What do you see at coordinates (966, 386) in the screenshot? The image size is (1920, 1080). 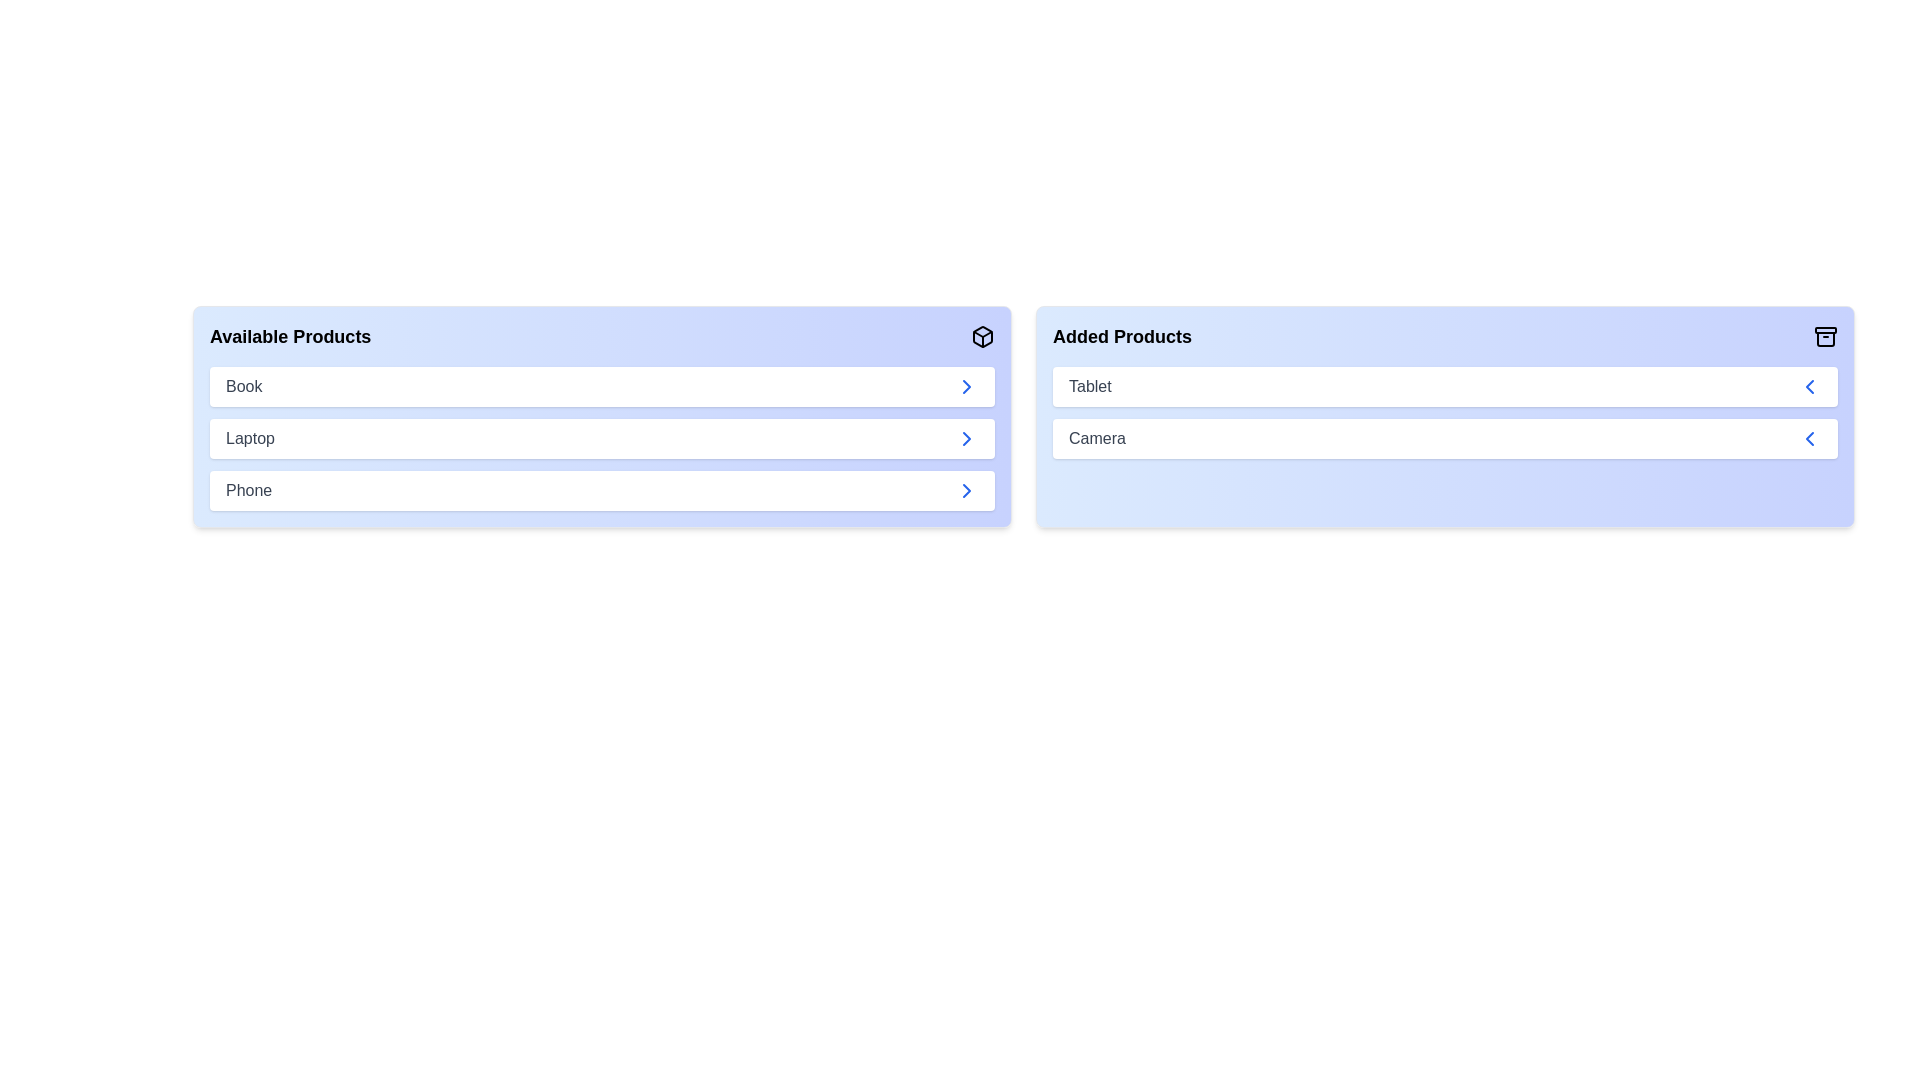 I see `right arrow button next to the product 'Book' in the 'Available Products' list to transfer it to the 'Added Products' list` at bounding box center [966, 386].